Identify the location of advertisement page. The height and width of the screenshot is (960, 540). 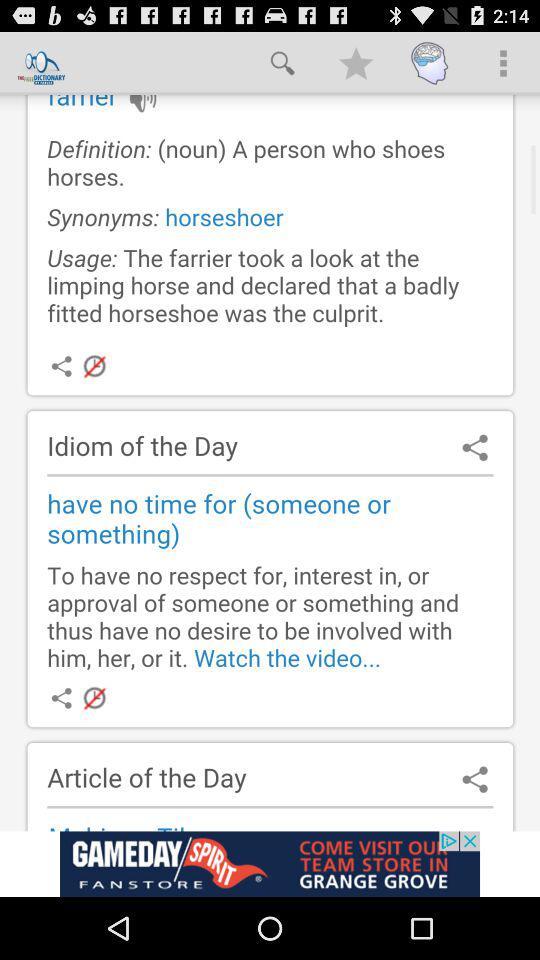
(270, 863).